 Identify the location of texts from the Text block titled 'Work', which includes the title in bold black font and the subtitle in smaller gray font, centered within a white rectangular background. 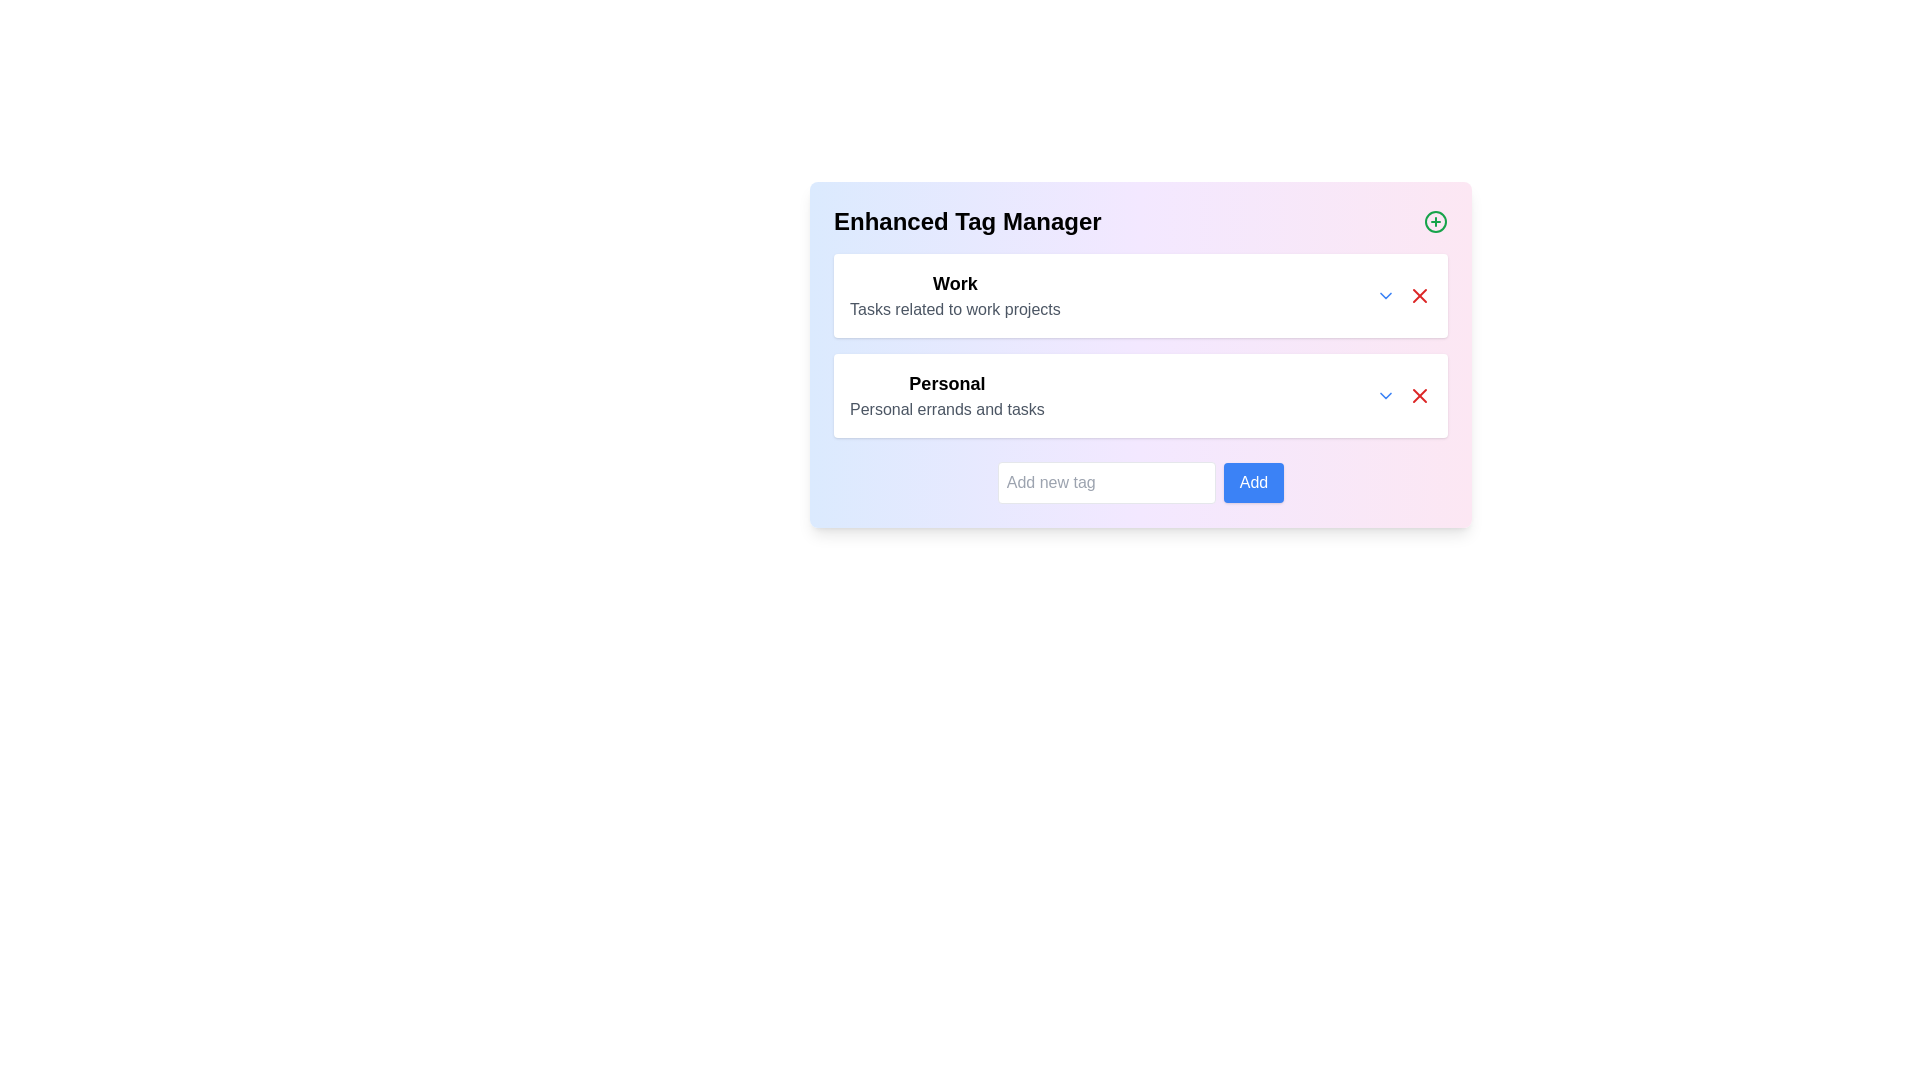
(954, 296).